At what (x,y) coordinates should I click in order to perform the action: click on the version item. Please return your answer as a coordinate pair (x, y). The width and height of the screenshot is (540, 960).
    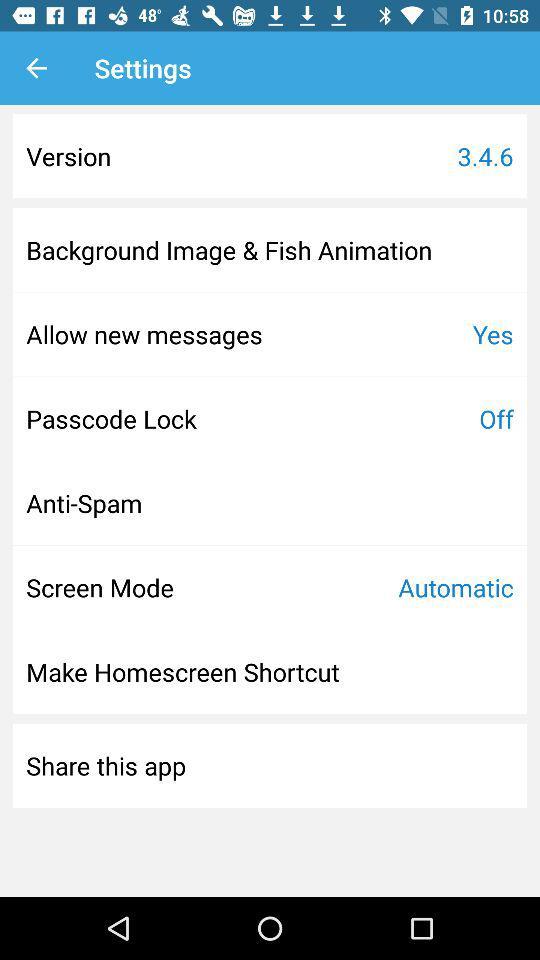
    Looking at the image, I should click on (67, 155).